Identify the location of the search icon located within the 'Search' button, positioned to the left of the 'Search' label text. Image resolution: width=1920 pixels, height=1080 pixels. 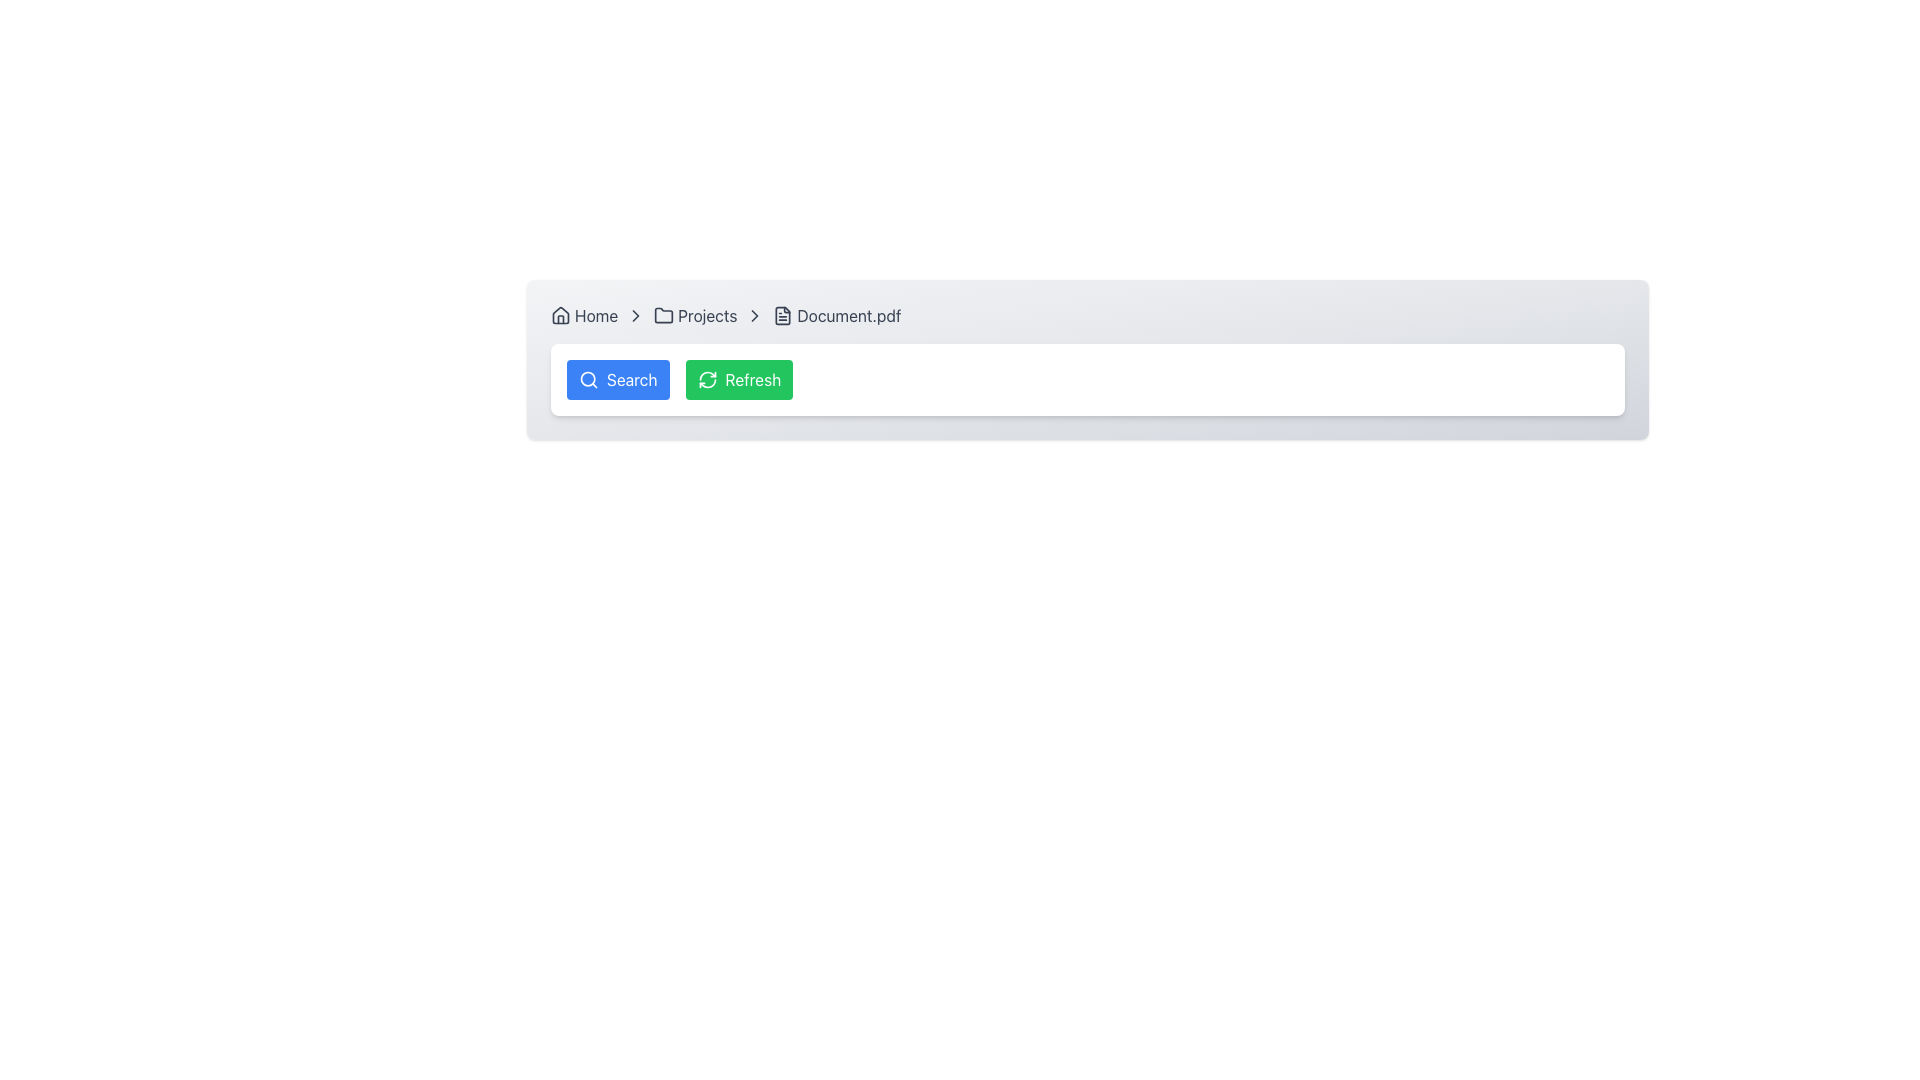
(588, 380).